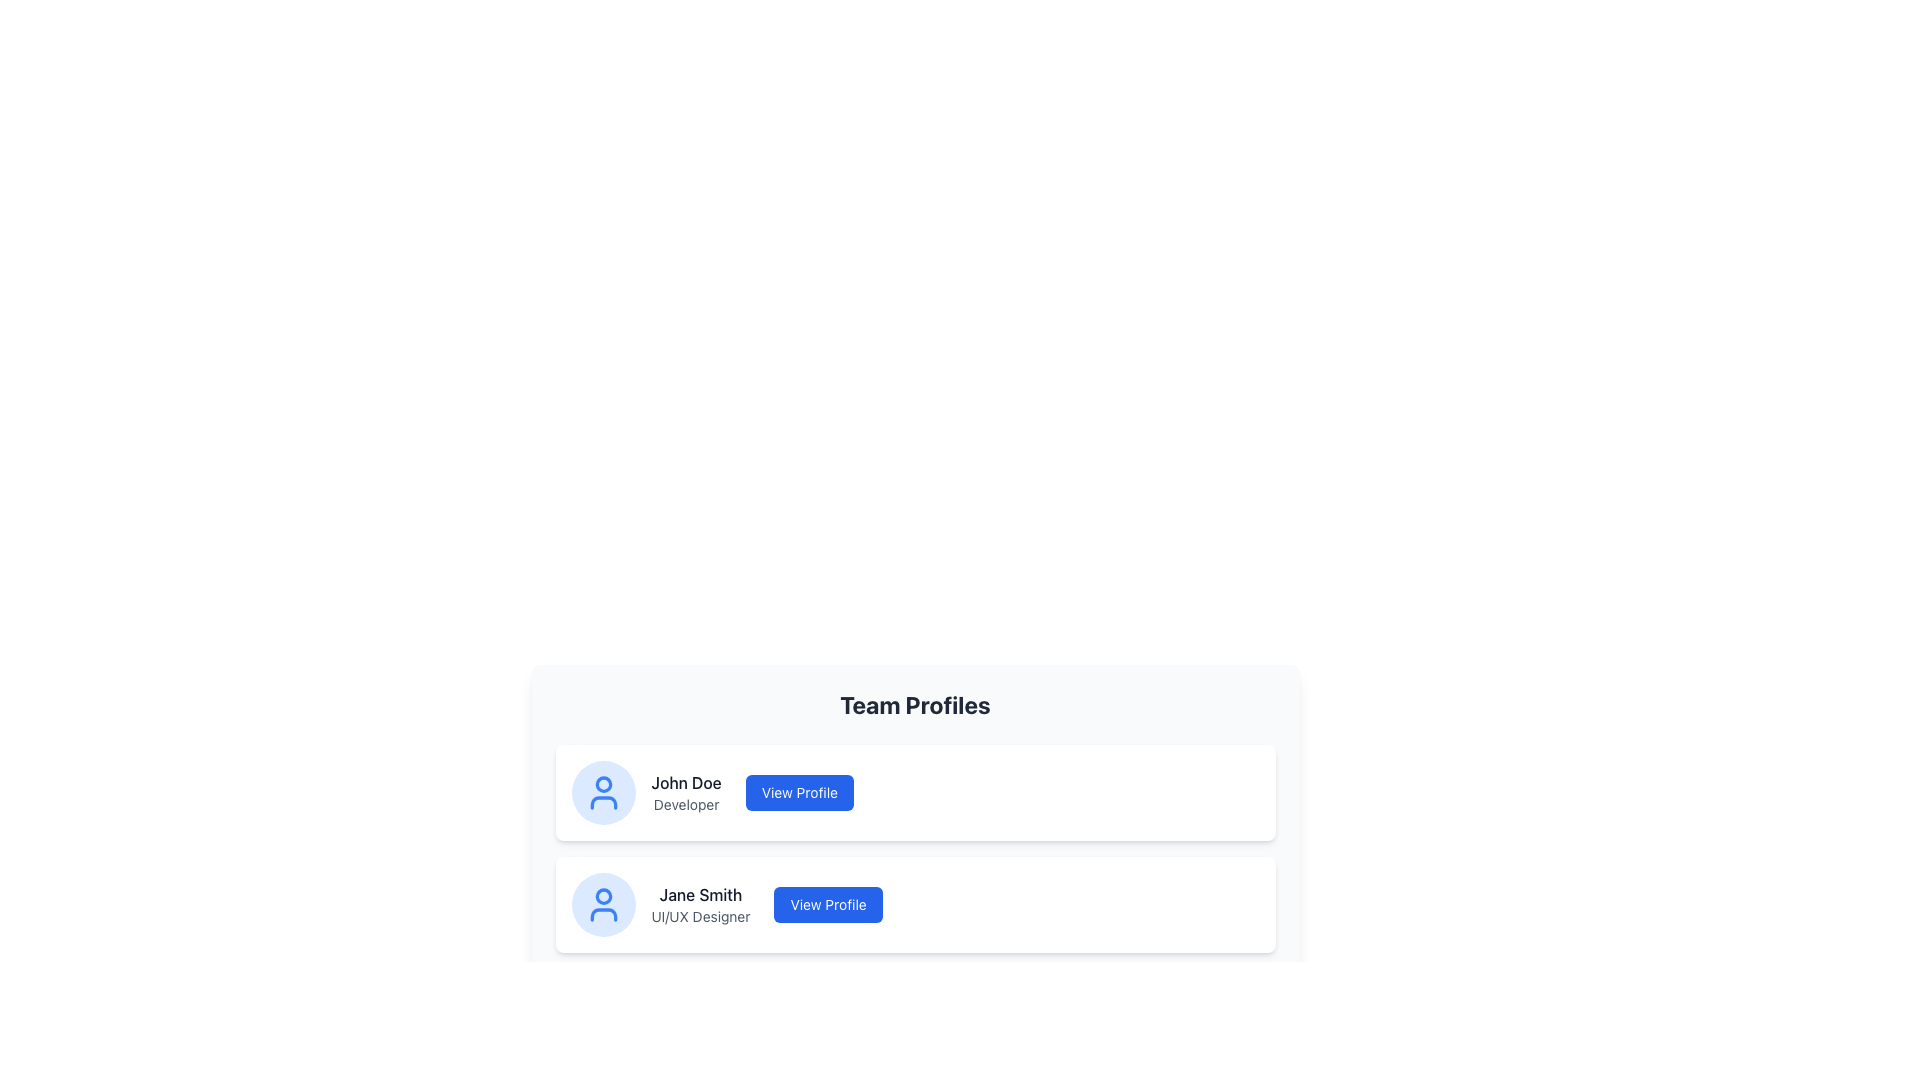  What do you see at coordinates (700, 893) in the screenshot?
I see `the 'Jane Smith' text label in the profile card` at bounding box center [700, 893].